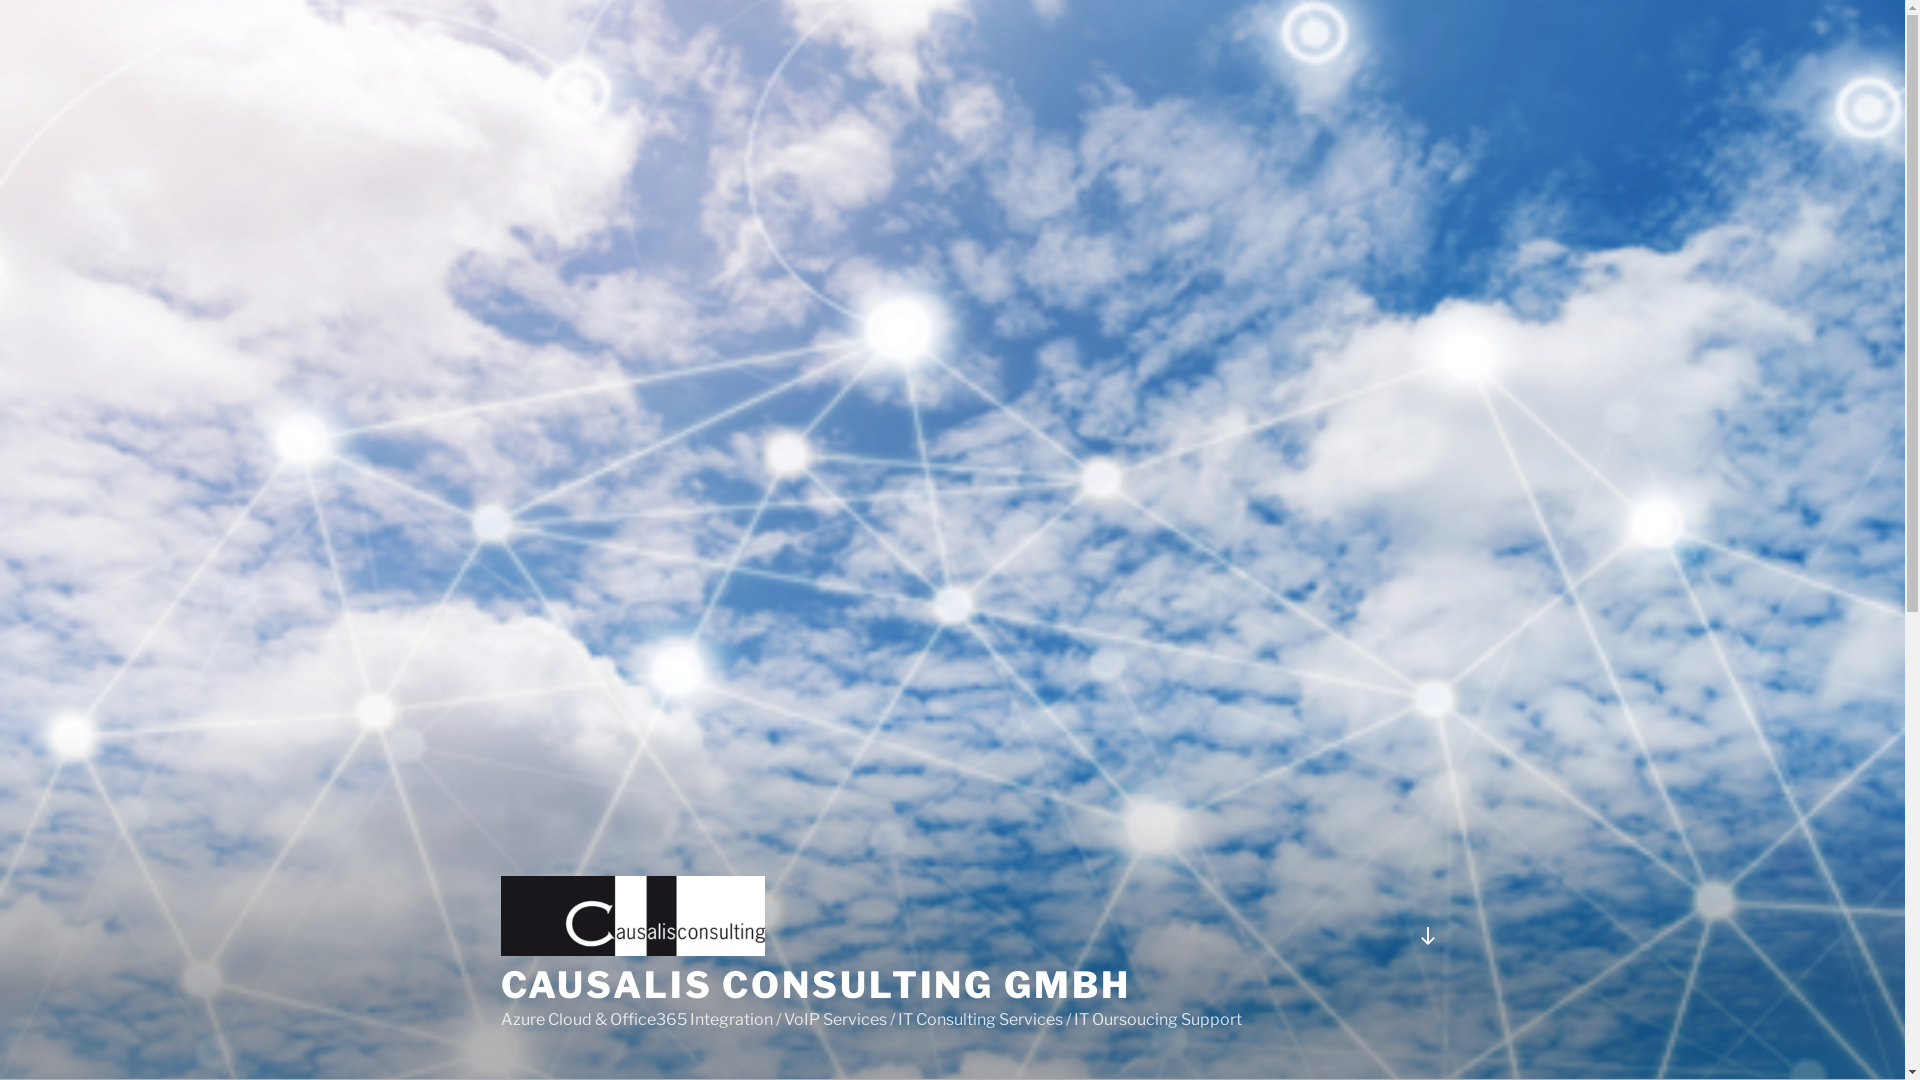 The width and height of the screenshot is (1920, 1080). I want to click on 'Zum Inhalt nach unten scrollen', so click(1425, 936).